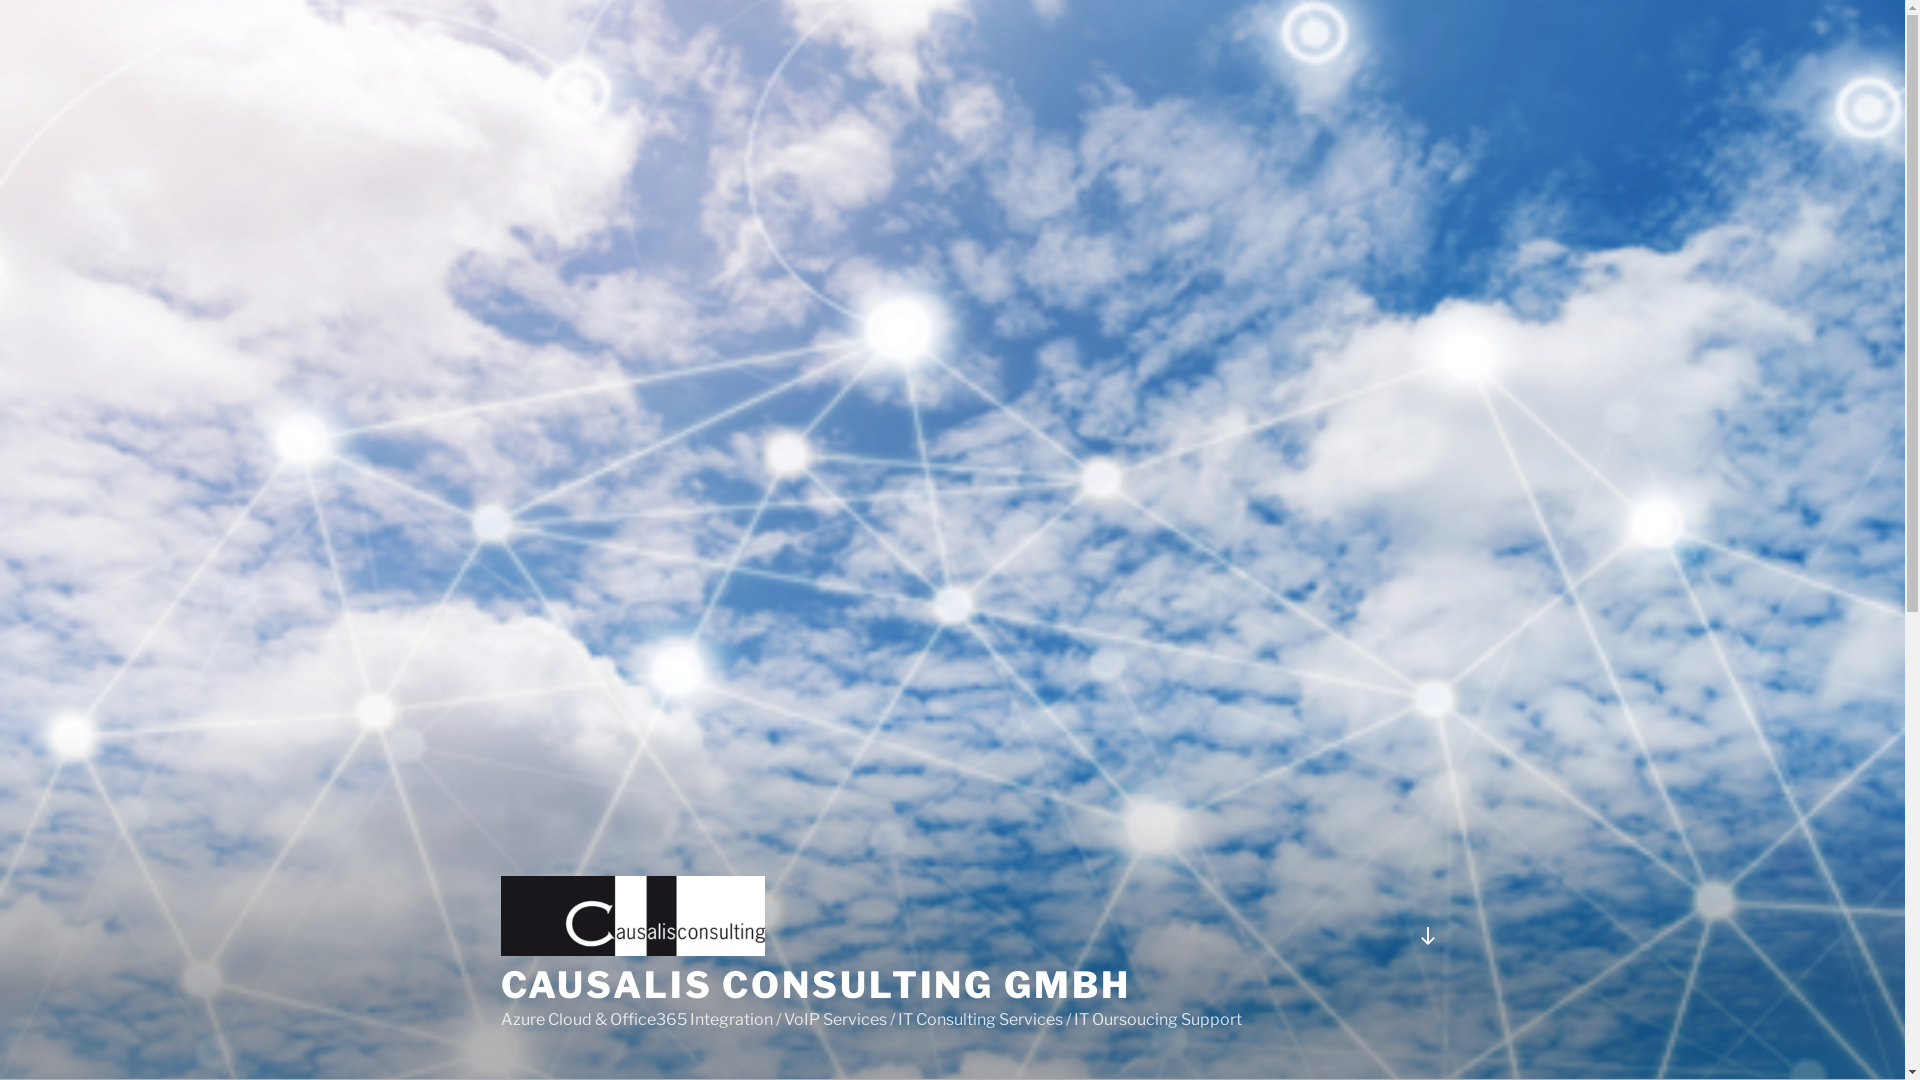 The width and height of the screenshot is (1920, 1080). I want to click on 'Zum Inhalt nach unten scrollen', so click(1425, 936).